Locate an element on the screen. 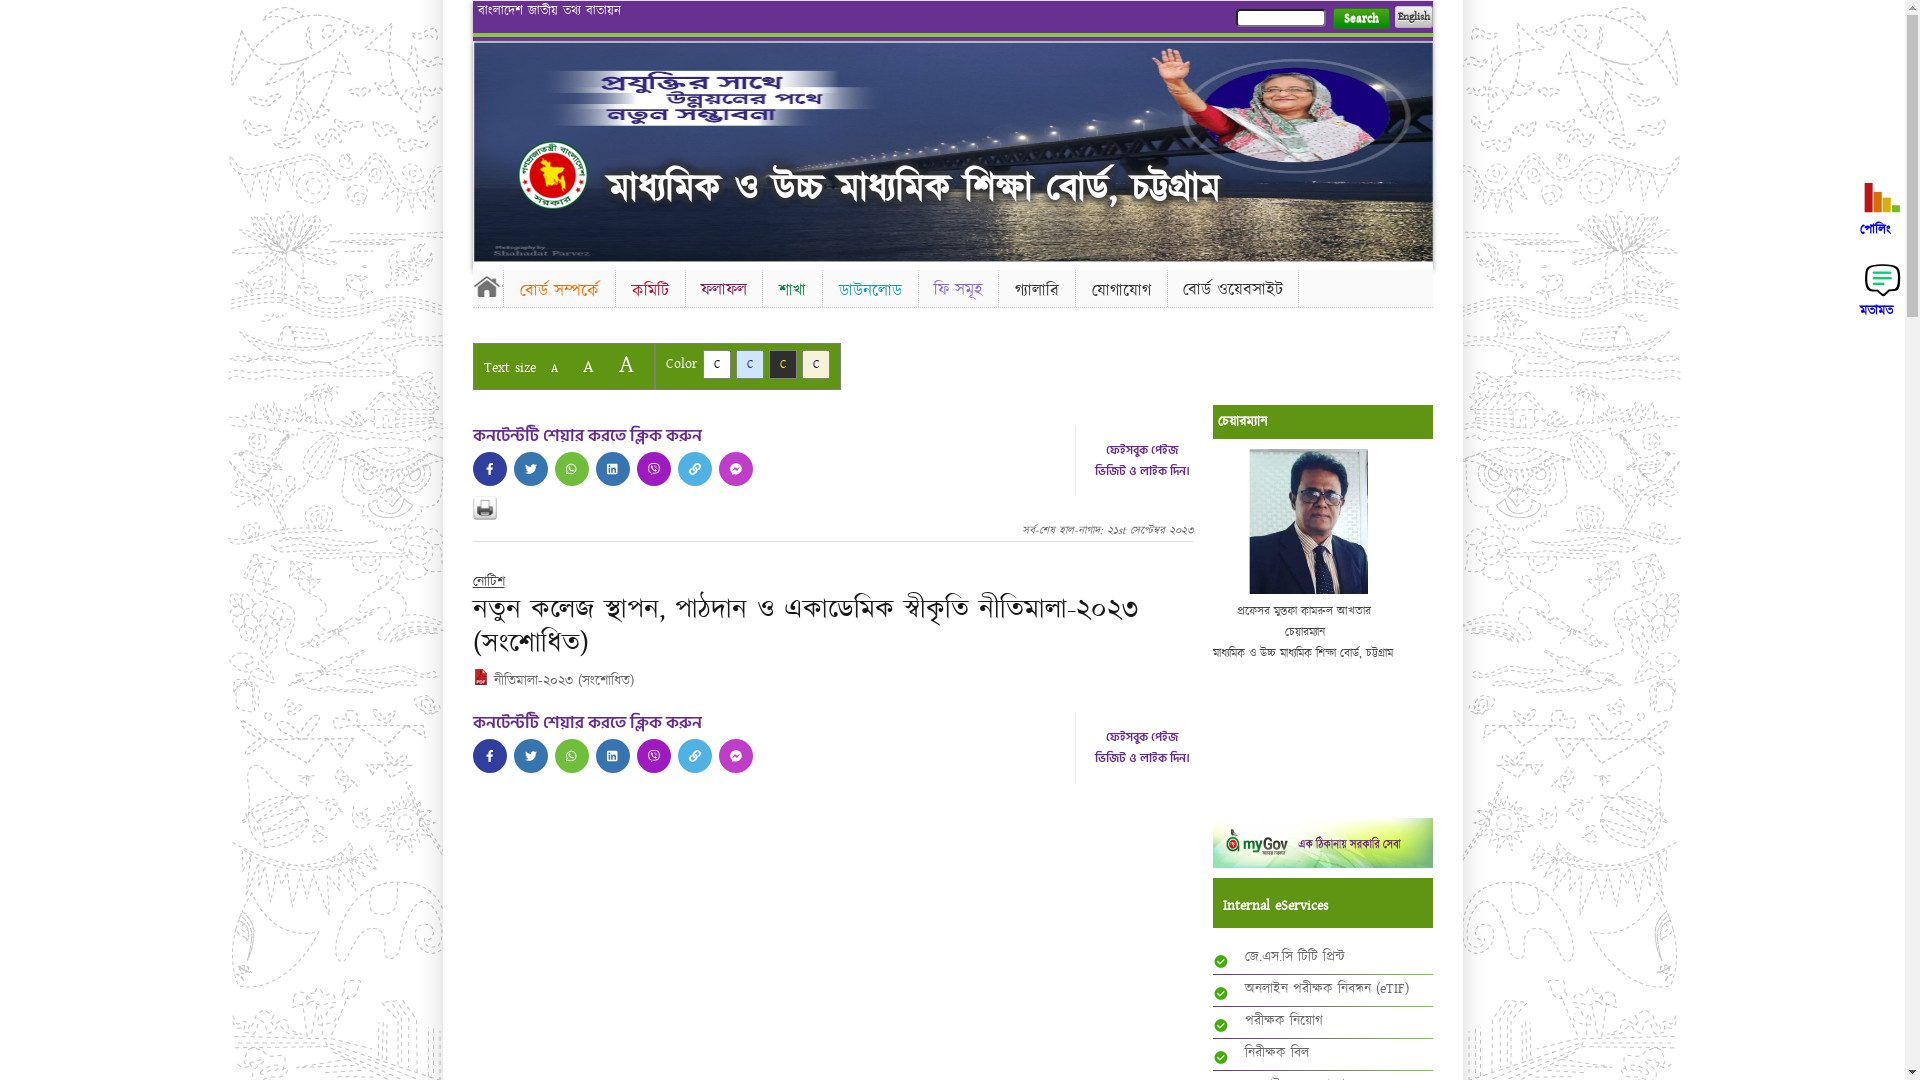 The width and height of the screenshot is (1920, 1080). 'Home' is located at coordinates (552, 173).